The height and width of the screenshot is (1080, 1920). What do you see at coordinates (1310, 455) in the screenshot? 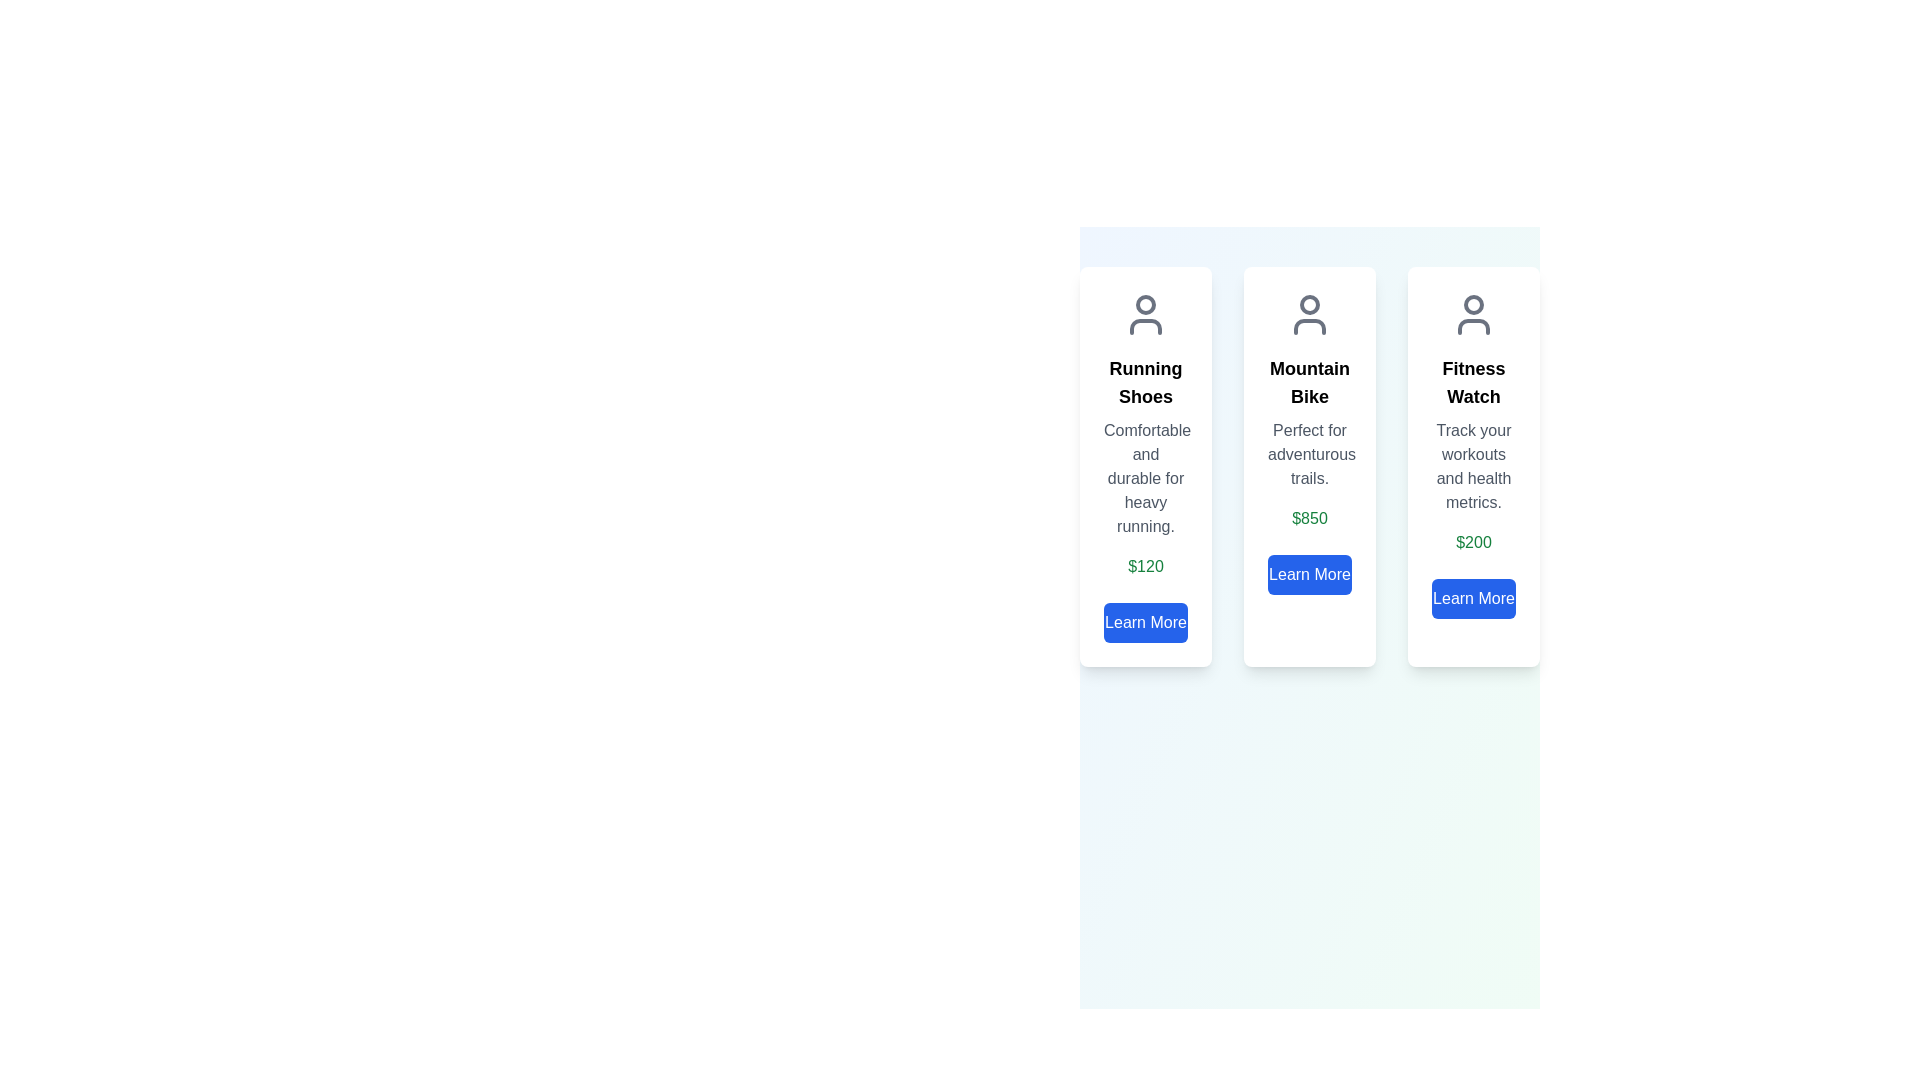
I see `the text label that reads 'Perfect for adventurous trails.' located in the 'Mountain Bike' card, which is centered vertically between the title 'Mountain Bike' and the price '$850'` at bounding box center [1310, 455].